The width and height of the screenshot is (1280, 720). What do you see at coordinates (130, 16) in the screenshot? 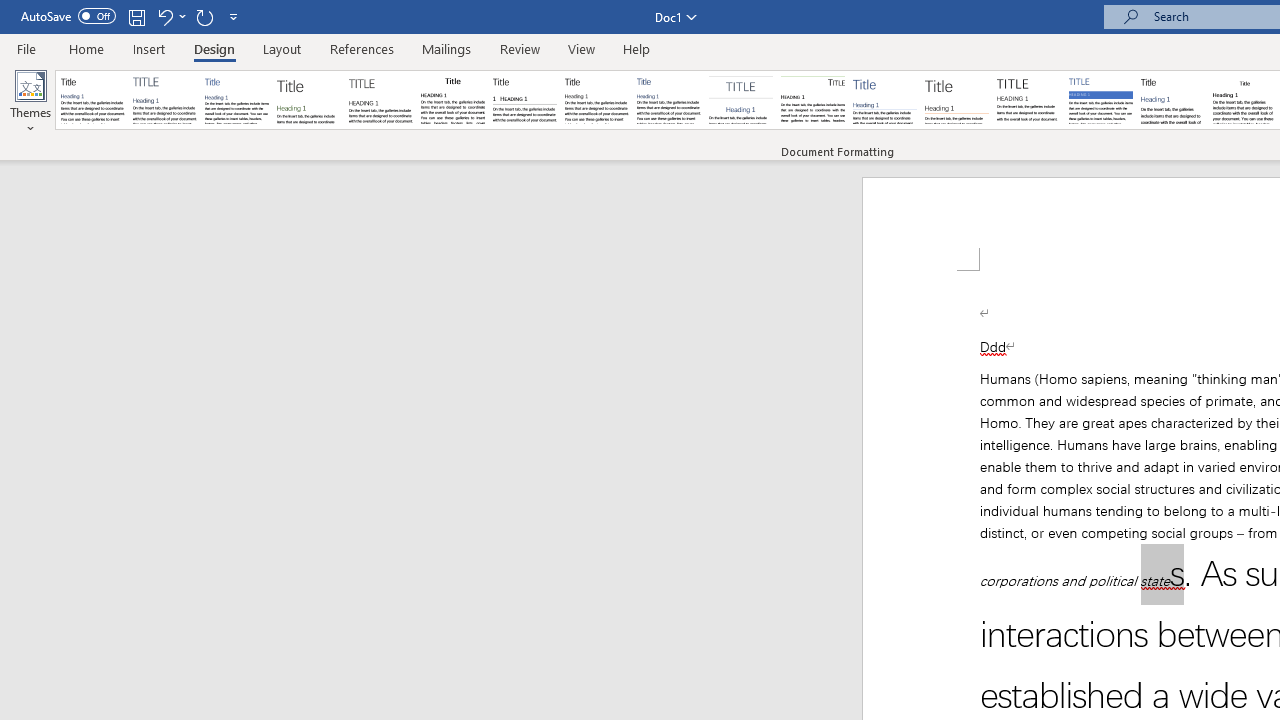
I see `'Quick Access Toolbar'` at bounding box center [130, 16].